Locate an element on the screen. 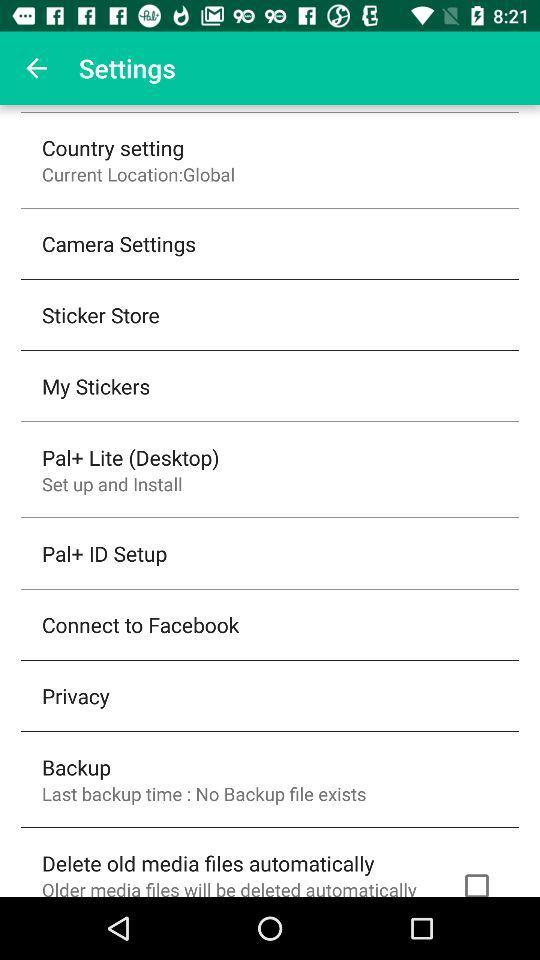 The height and width of the screenshot is (960, 540). the camera settings icon is located at coordinates (119, 242).